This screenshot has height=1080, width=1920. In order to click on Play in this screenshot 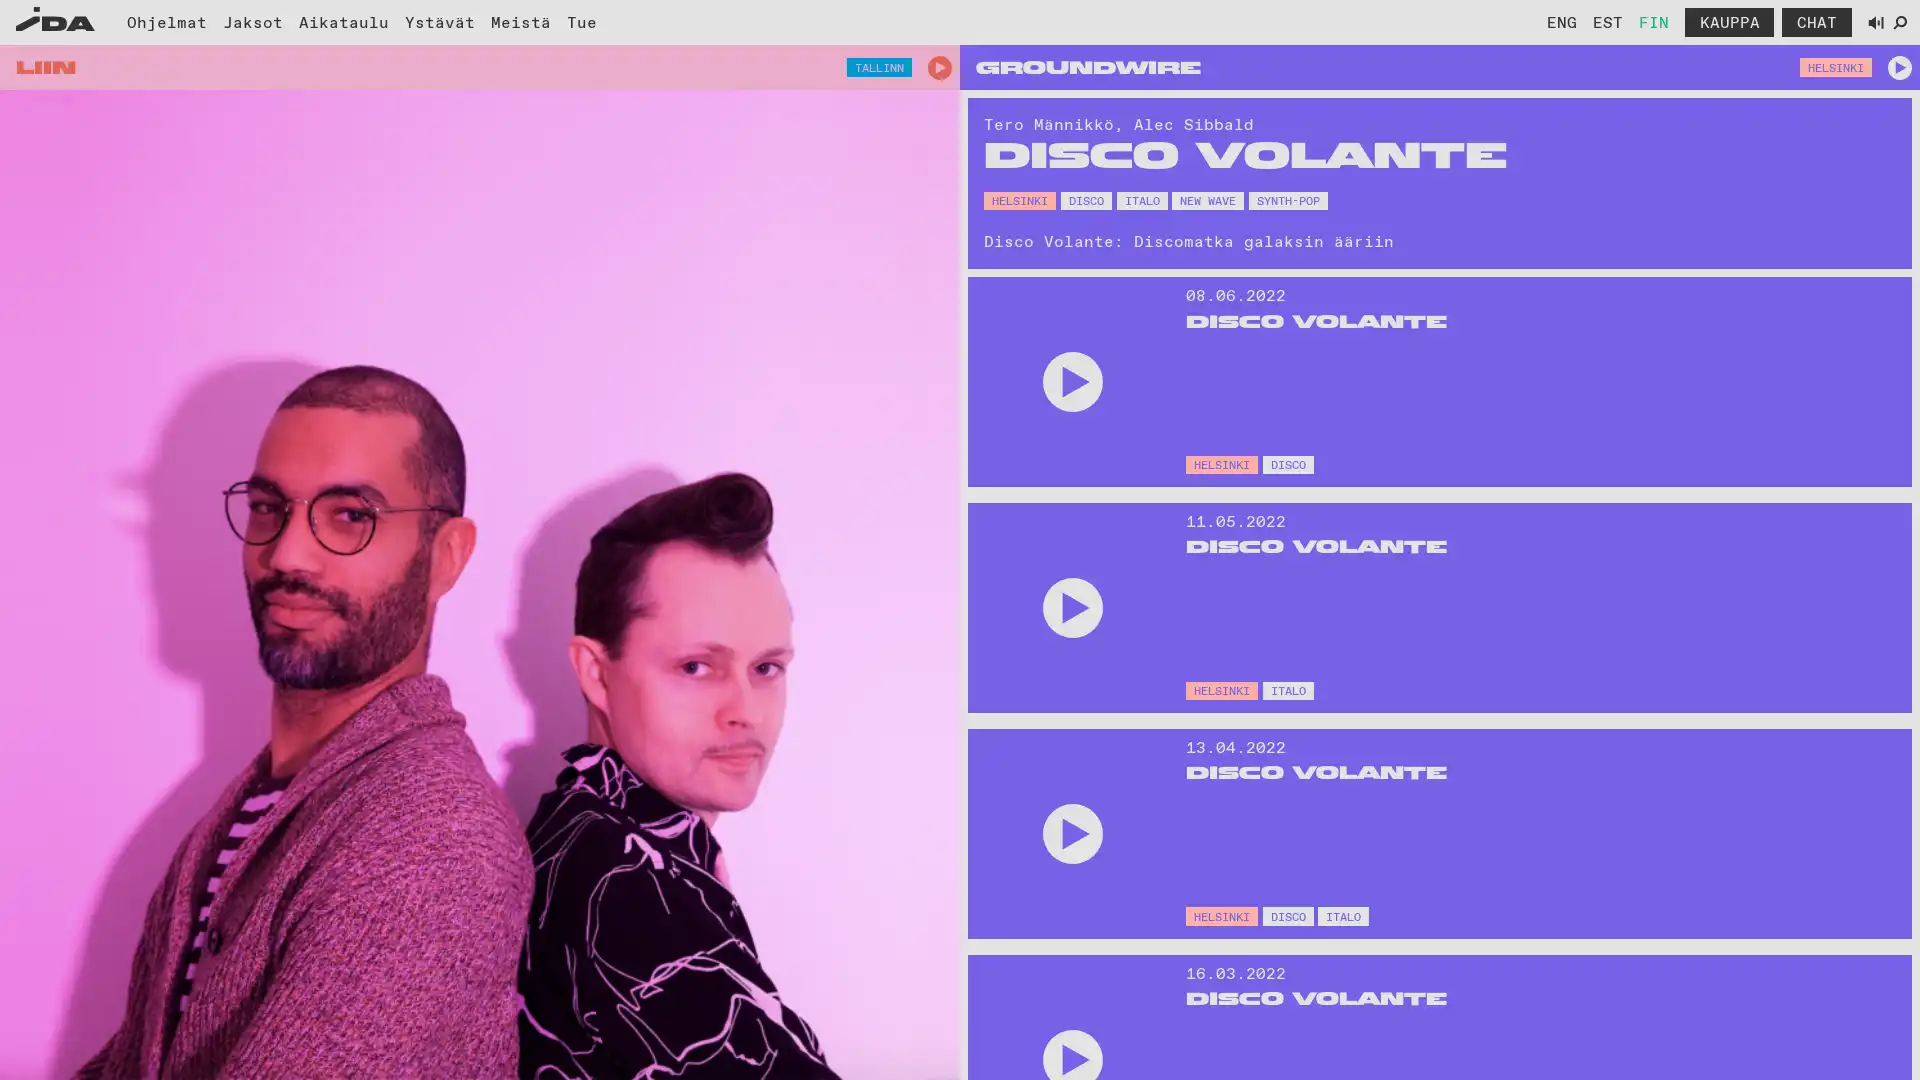, I will do `click(939, 65)`.